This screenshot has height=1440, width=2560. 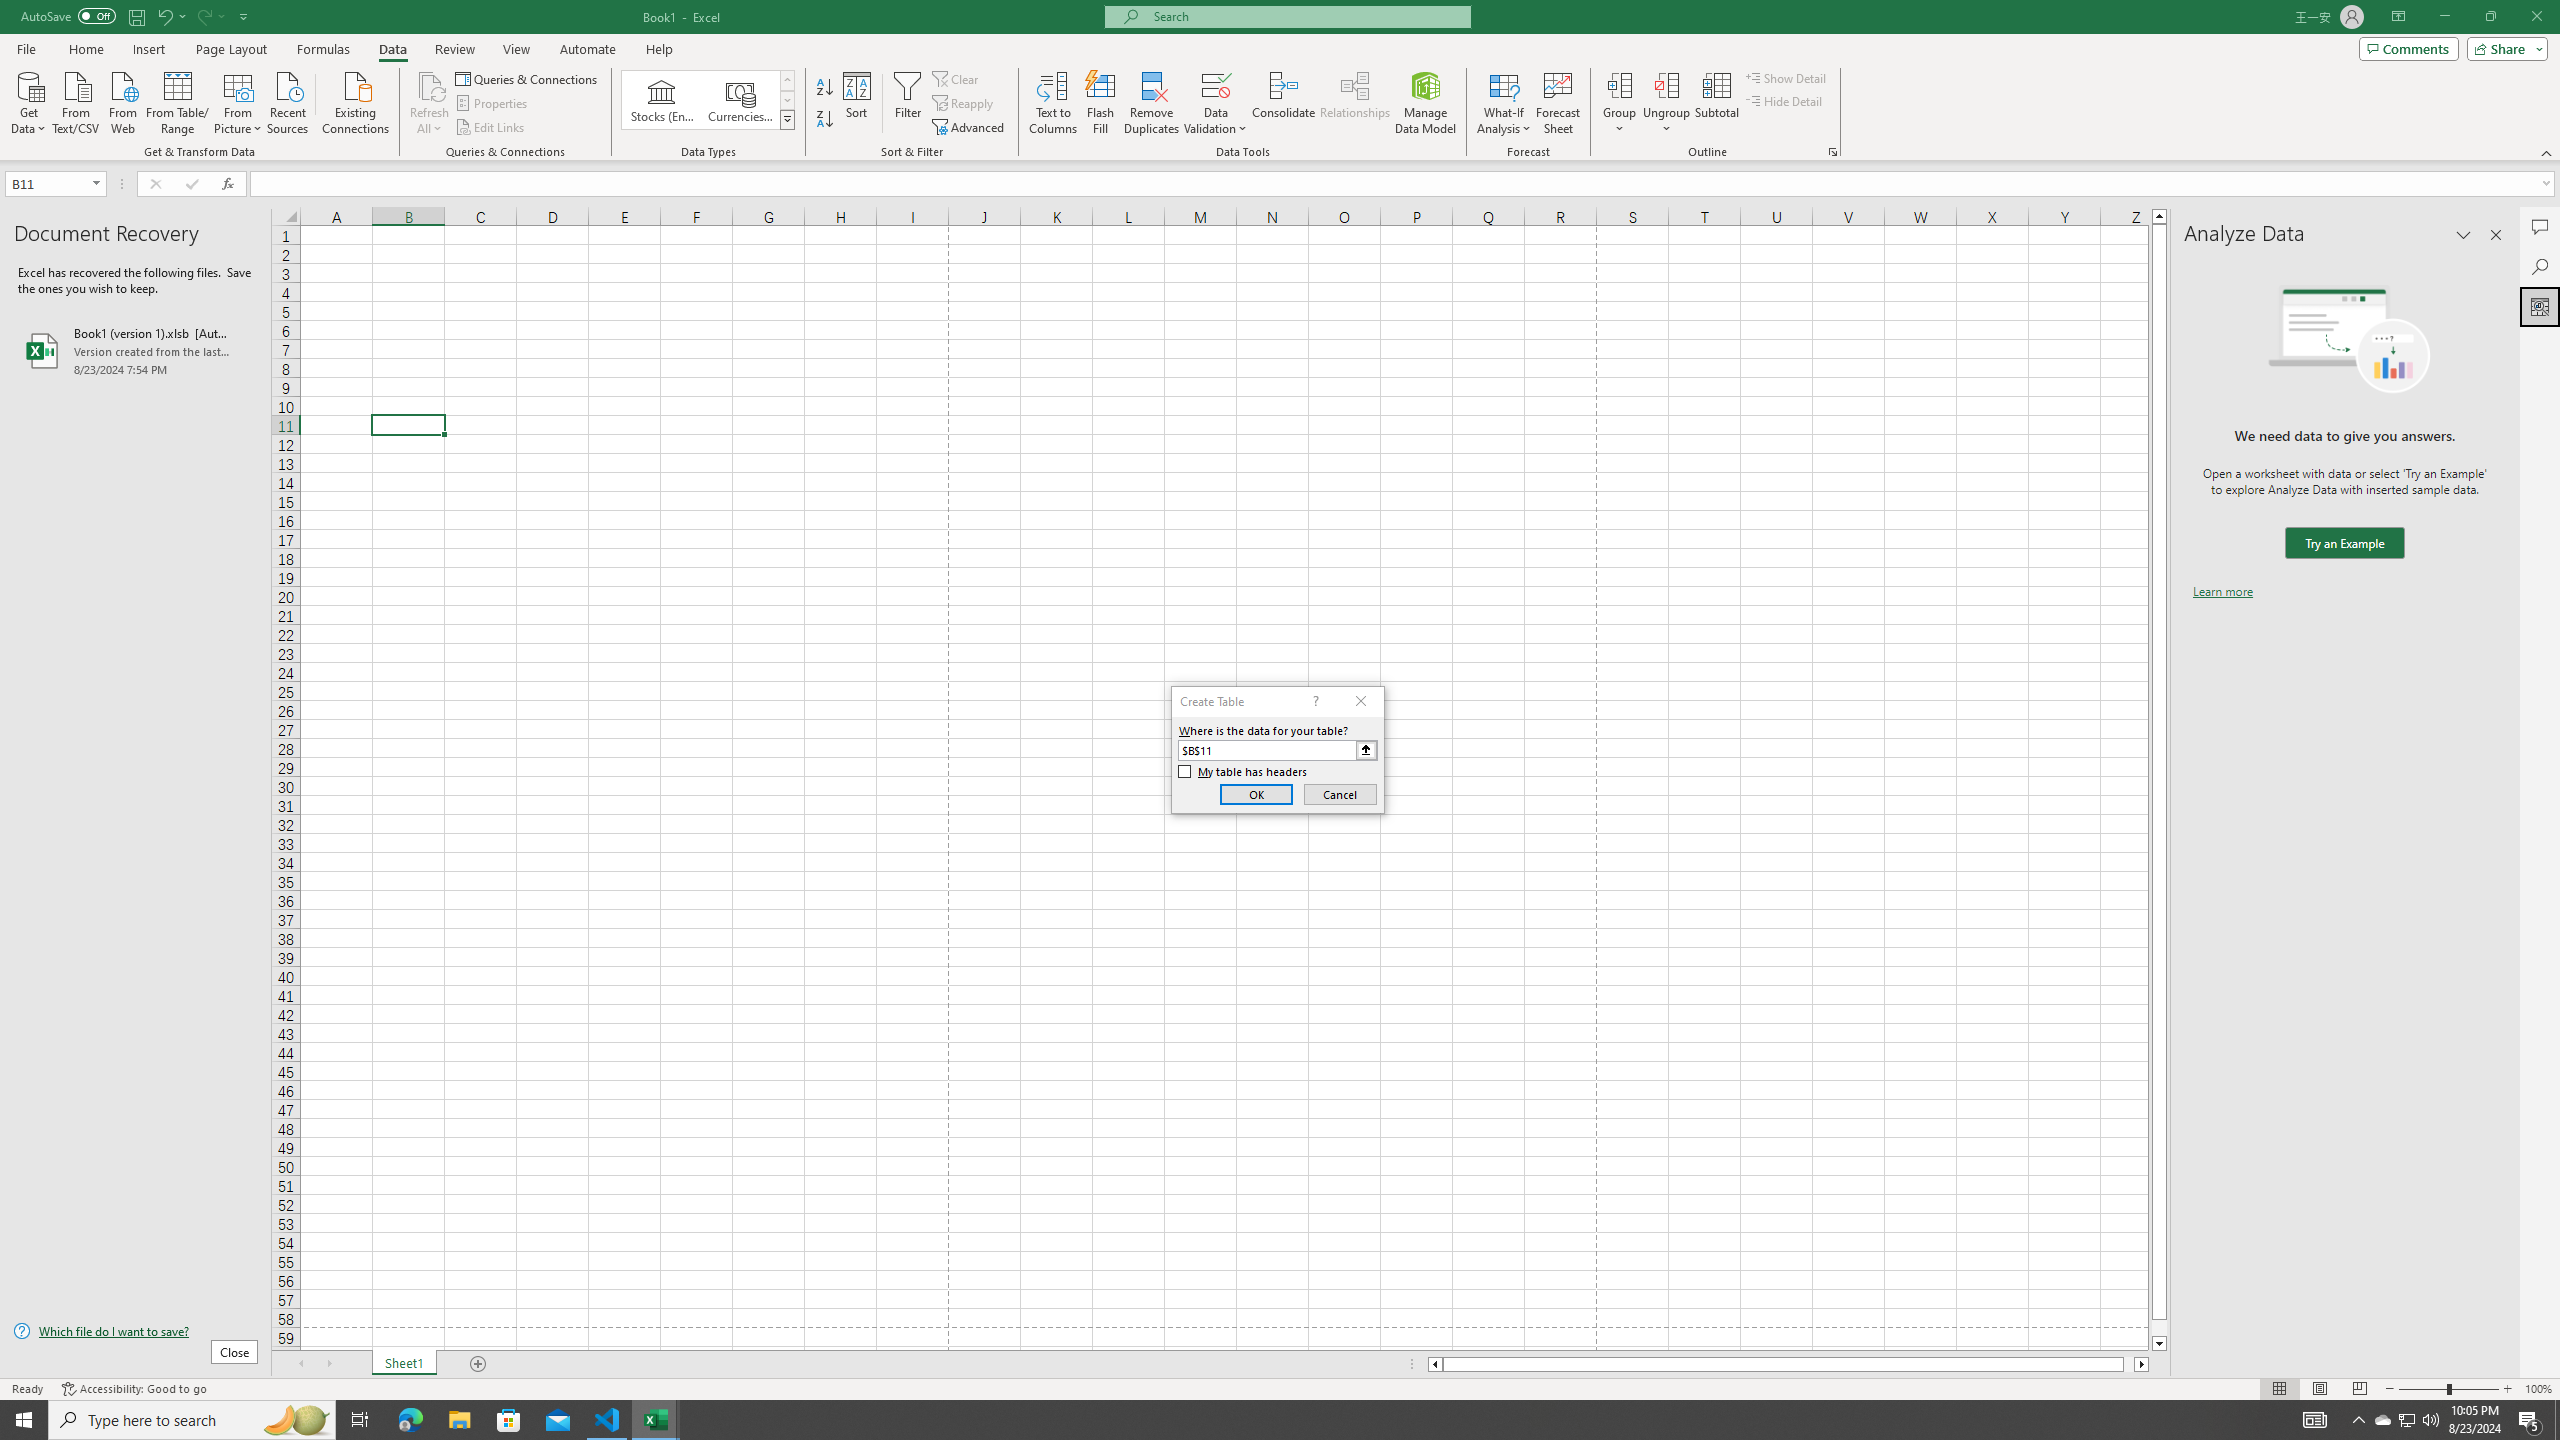 I want to click on 'Page right', so click(x=2128, y=1363).